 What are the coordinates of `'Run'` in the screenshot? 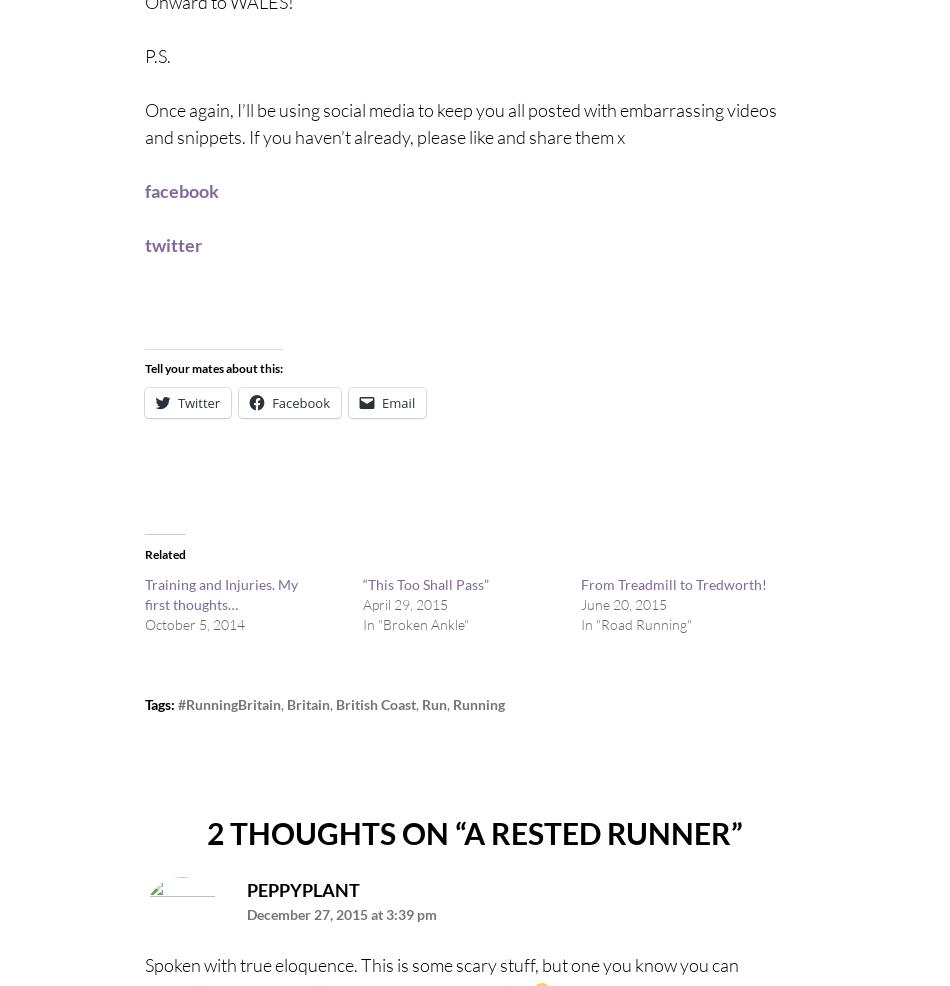 It's located at (420, 702).